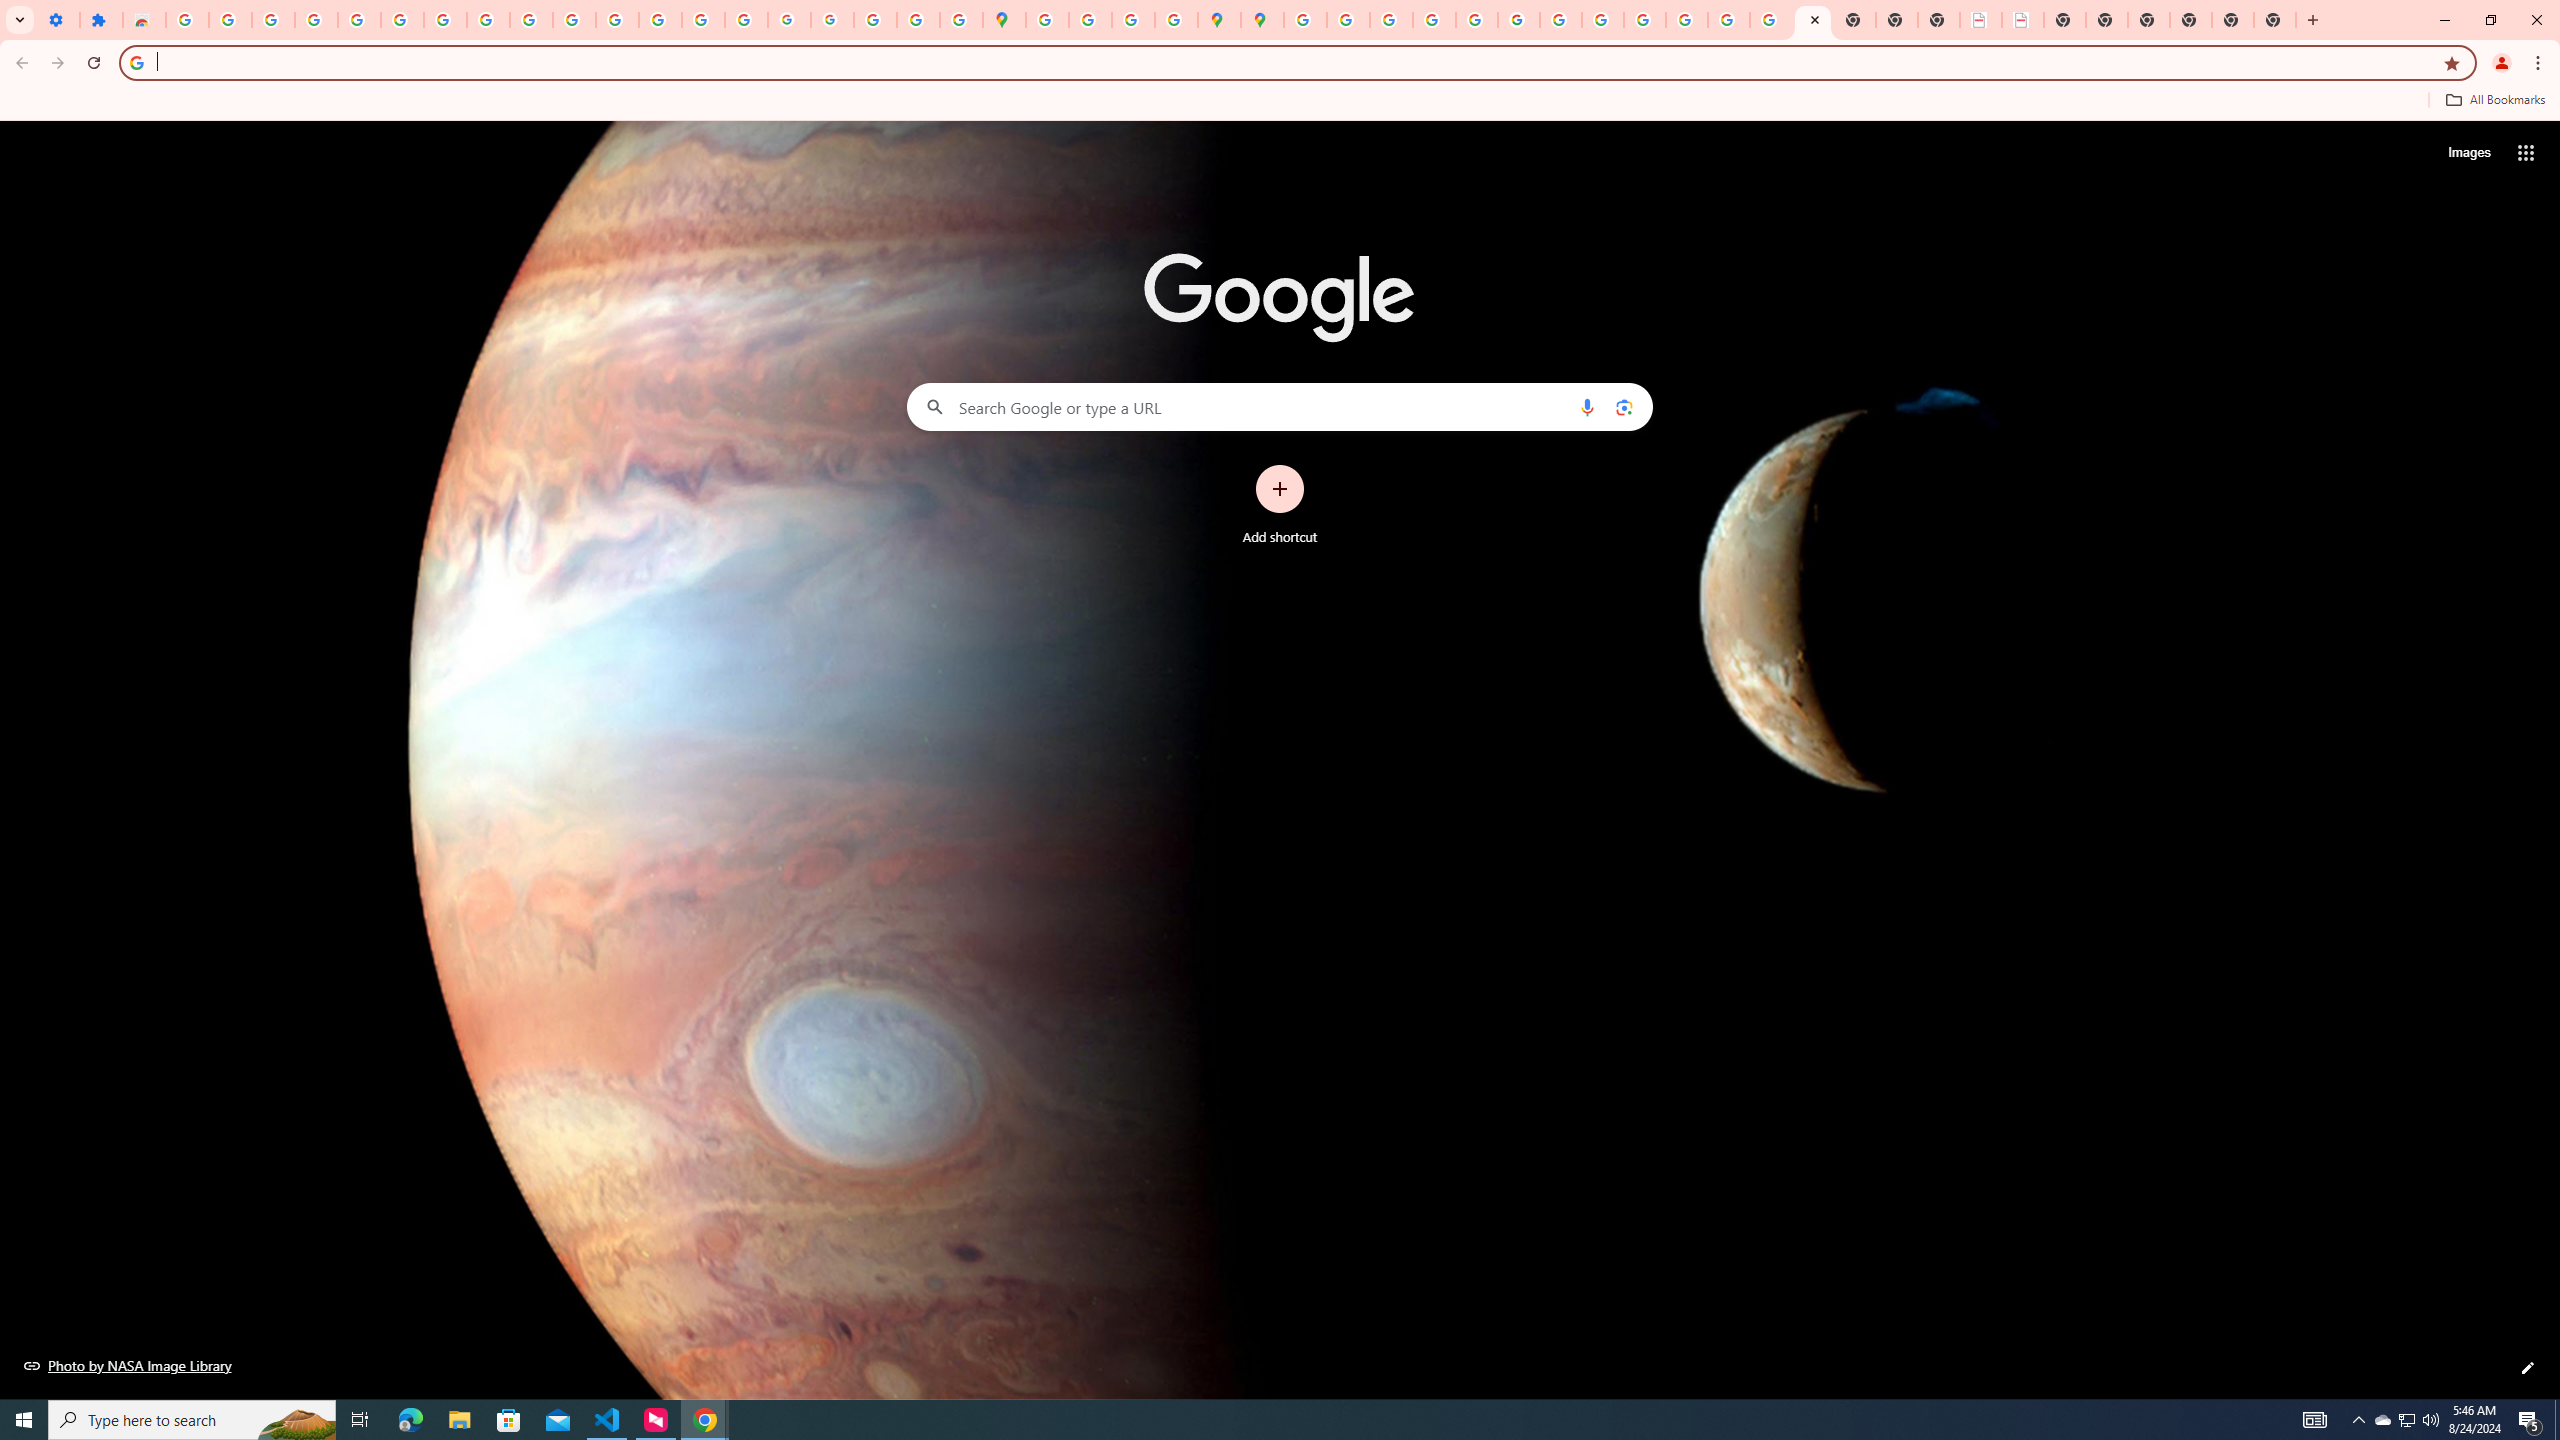  What do you see at coordinates (2022, 19) in the screenshot?
I see `'BAE Systems Brasil | BAE Systems'` at bounding box center [2022, 19].